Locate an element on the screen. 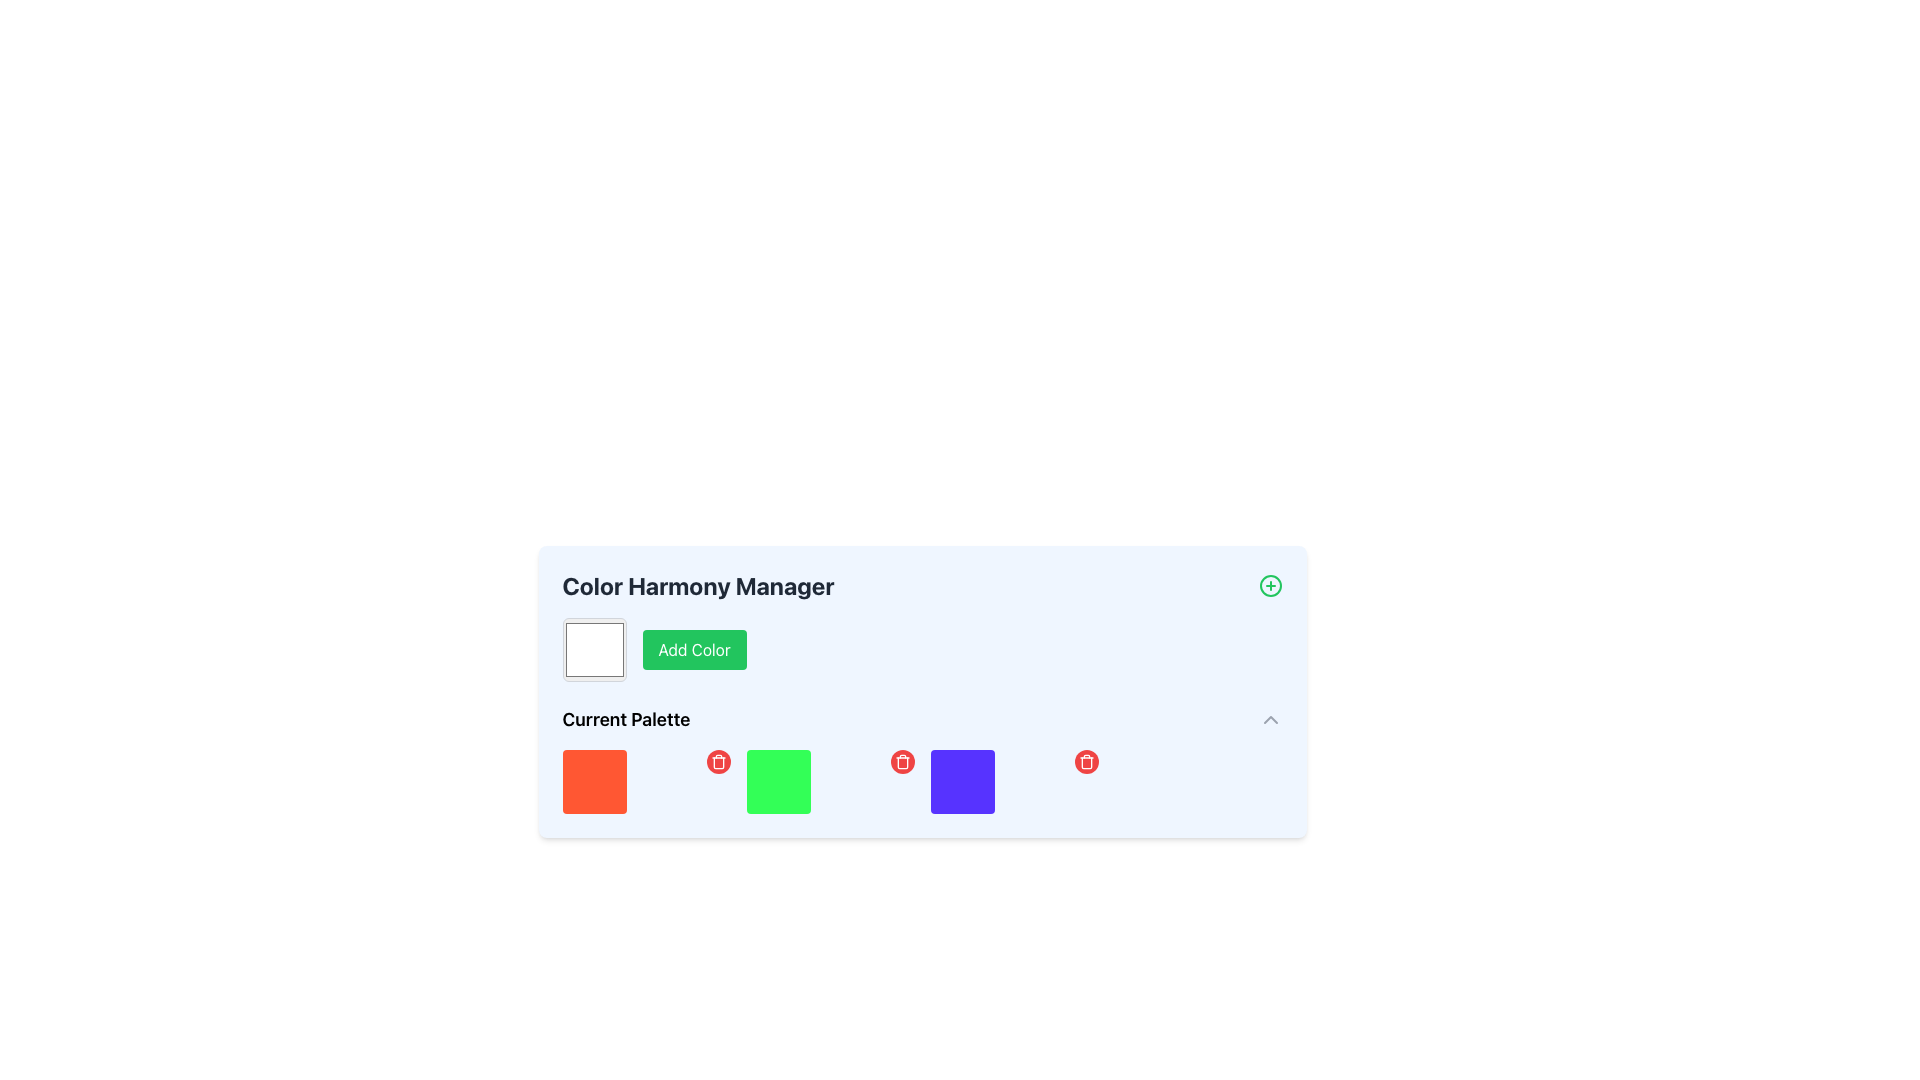  the 'Add Color' button located to the right of the color picker button in the 'Color Harmony Manager' section by clicking it is located at coordinates (694, 650).